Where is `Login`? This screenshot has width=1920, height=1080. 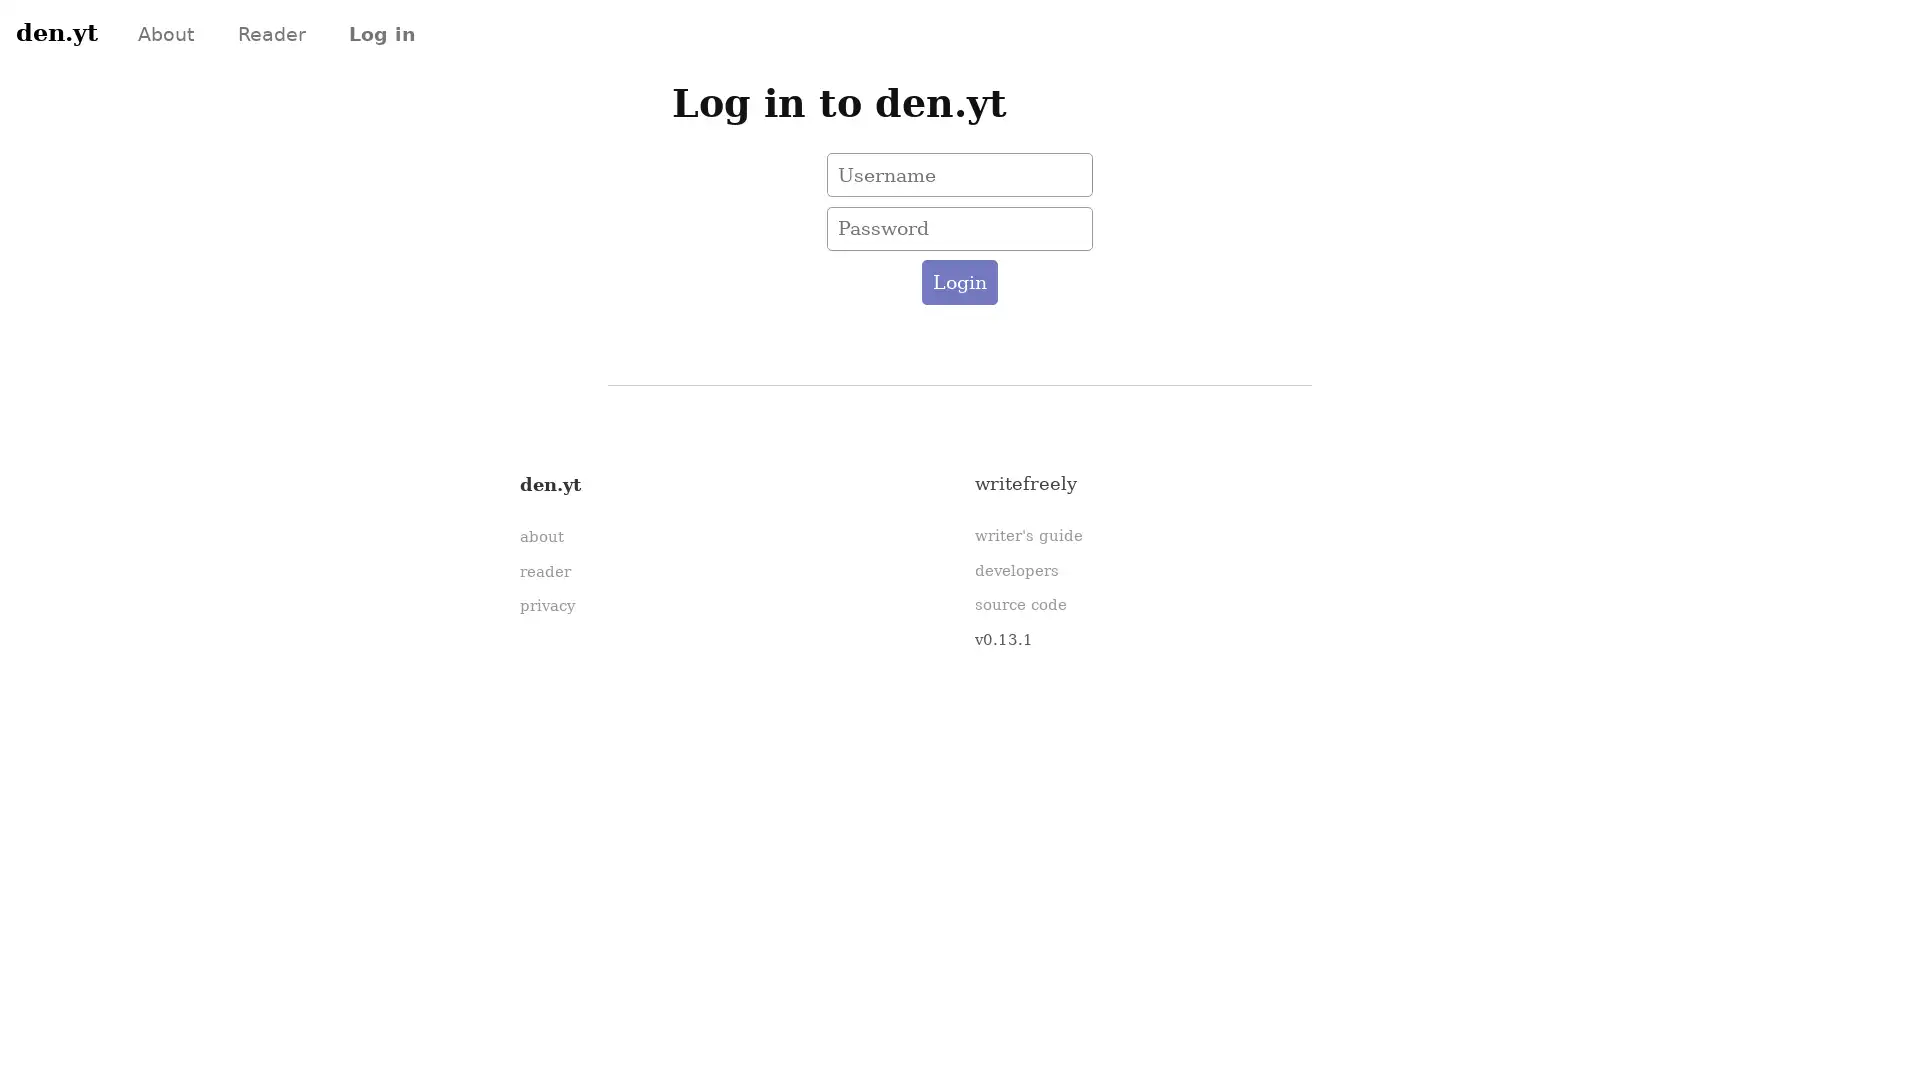 Login is located at coordinates (958, 281).